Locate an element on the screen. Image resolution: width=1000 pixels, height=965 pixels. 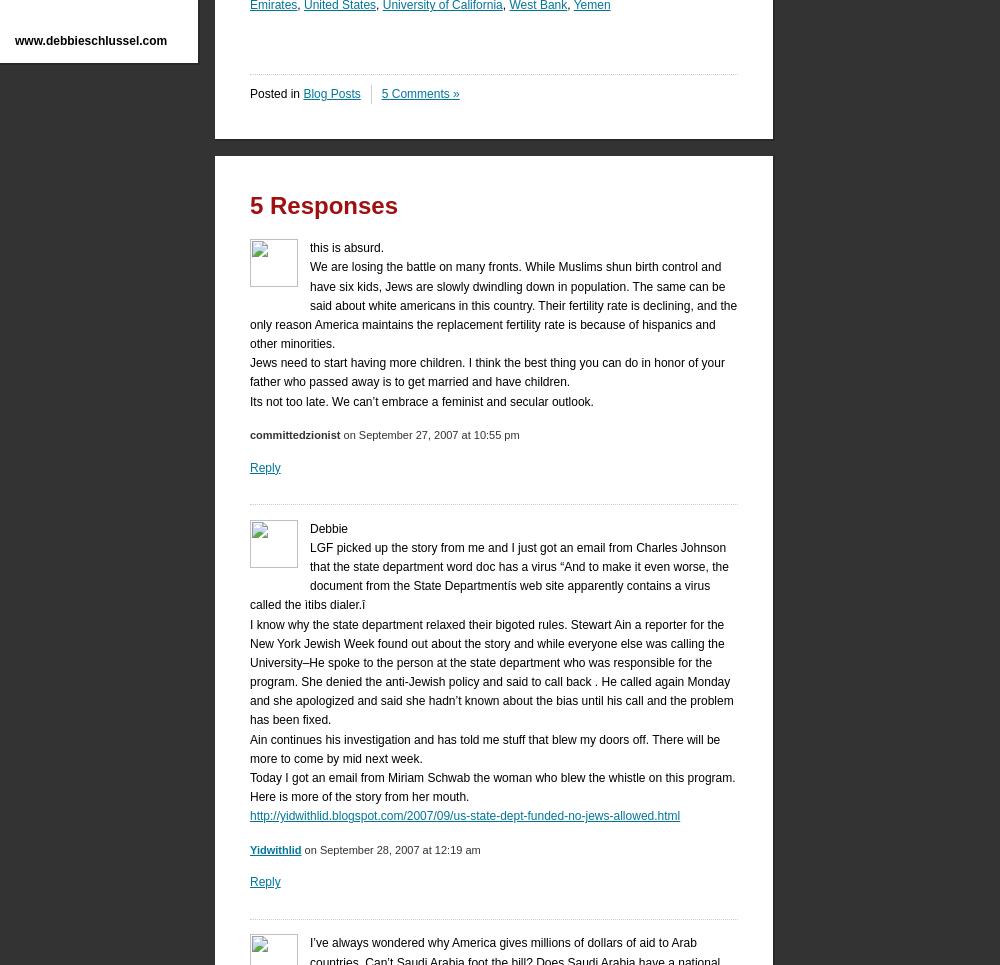
'on September 27, 2007 at 10:55 pm' is located at coordinates (429, 435).